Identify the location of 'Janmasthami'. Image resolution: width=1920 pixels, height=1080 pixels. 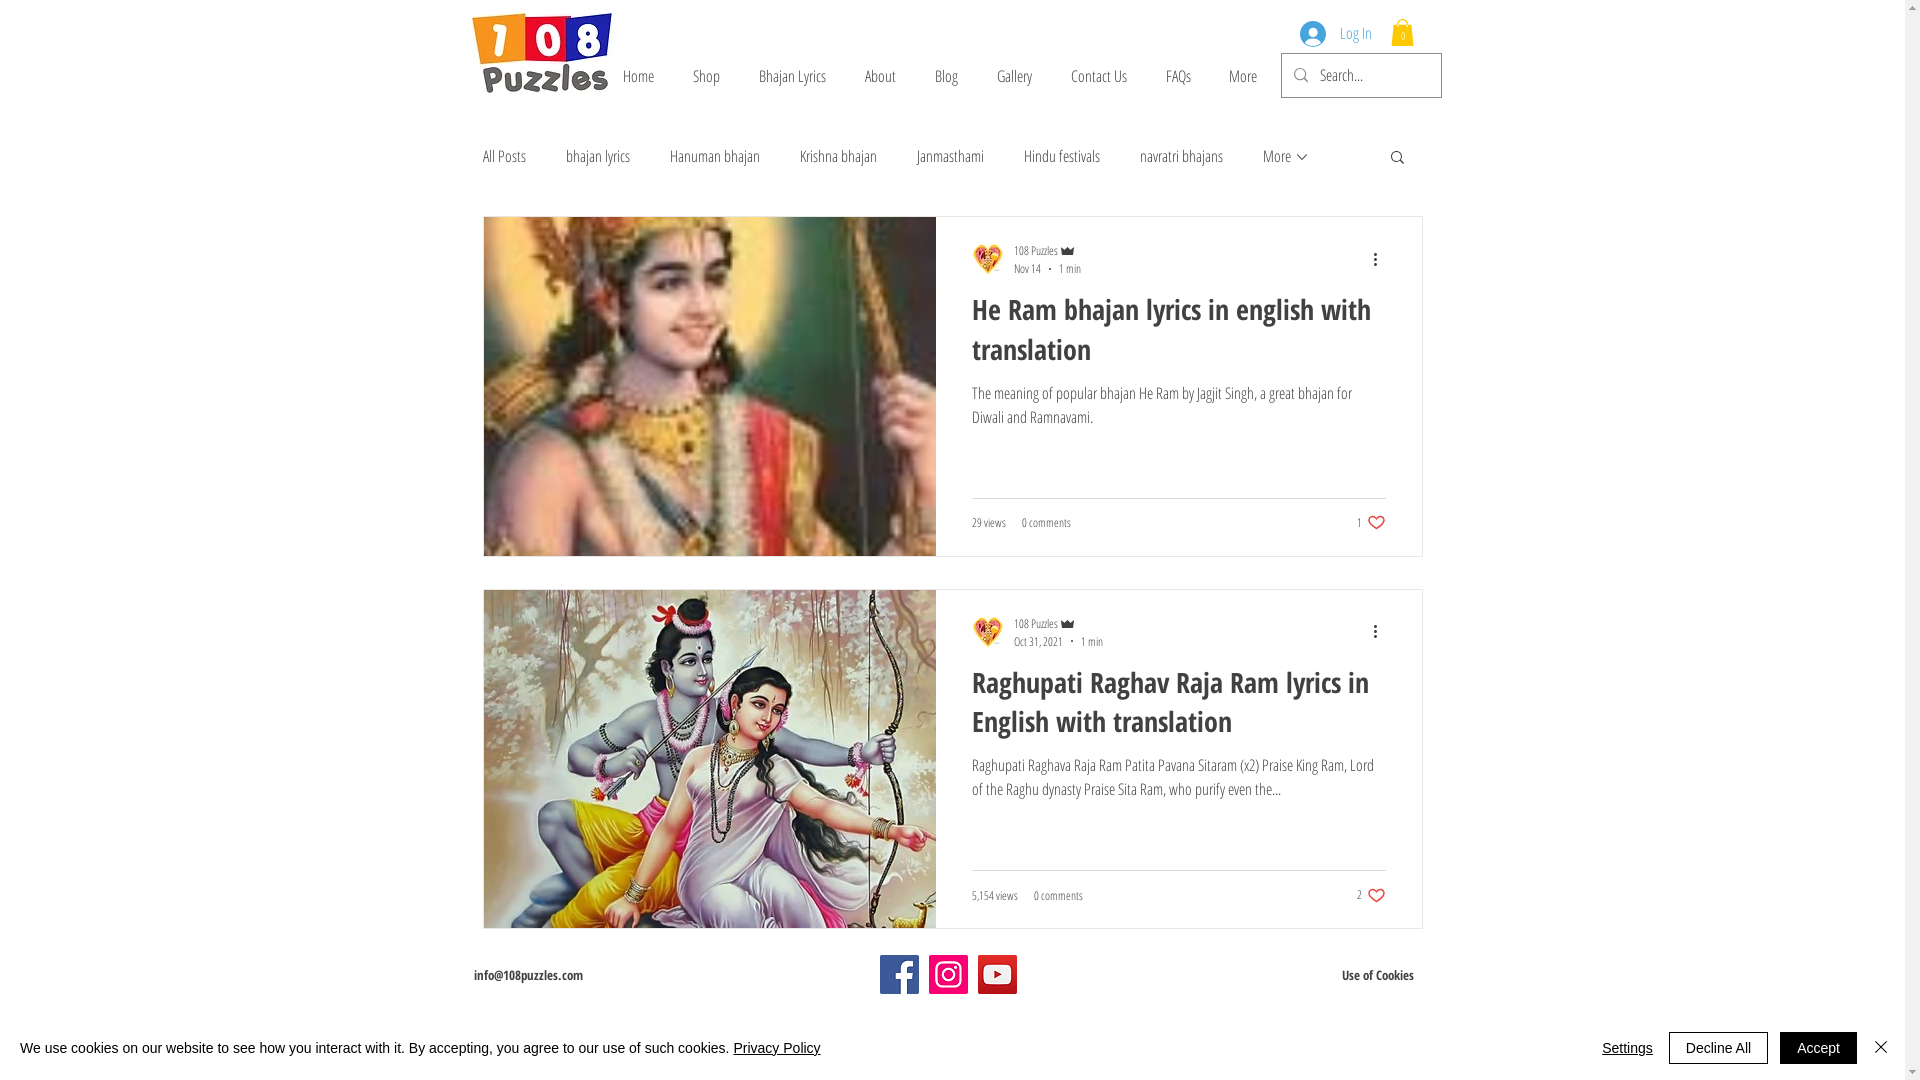
(948, 154).